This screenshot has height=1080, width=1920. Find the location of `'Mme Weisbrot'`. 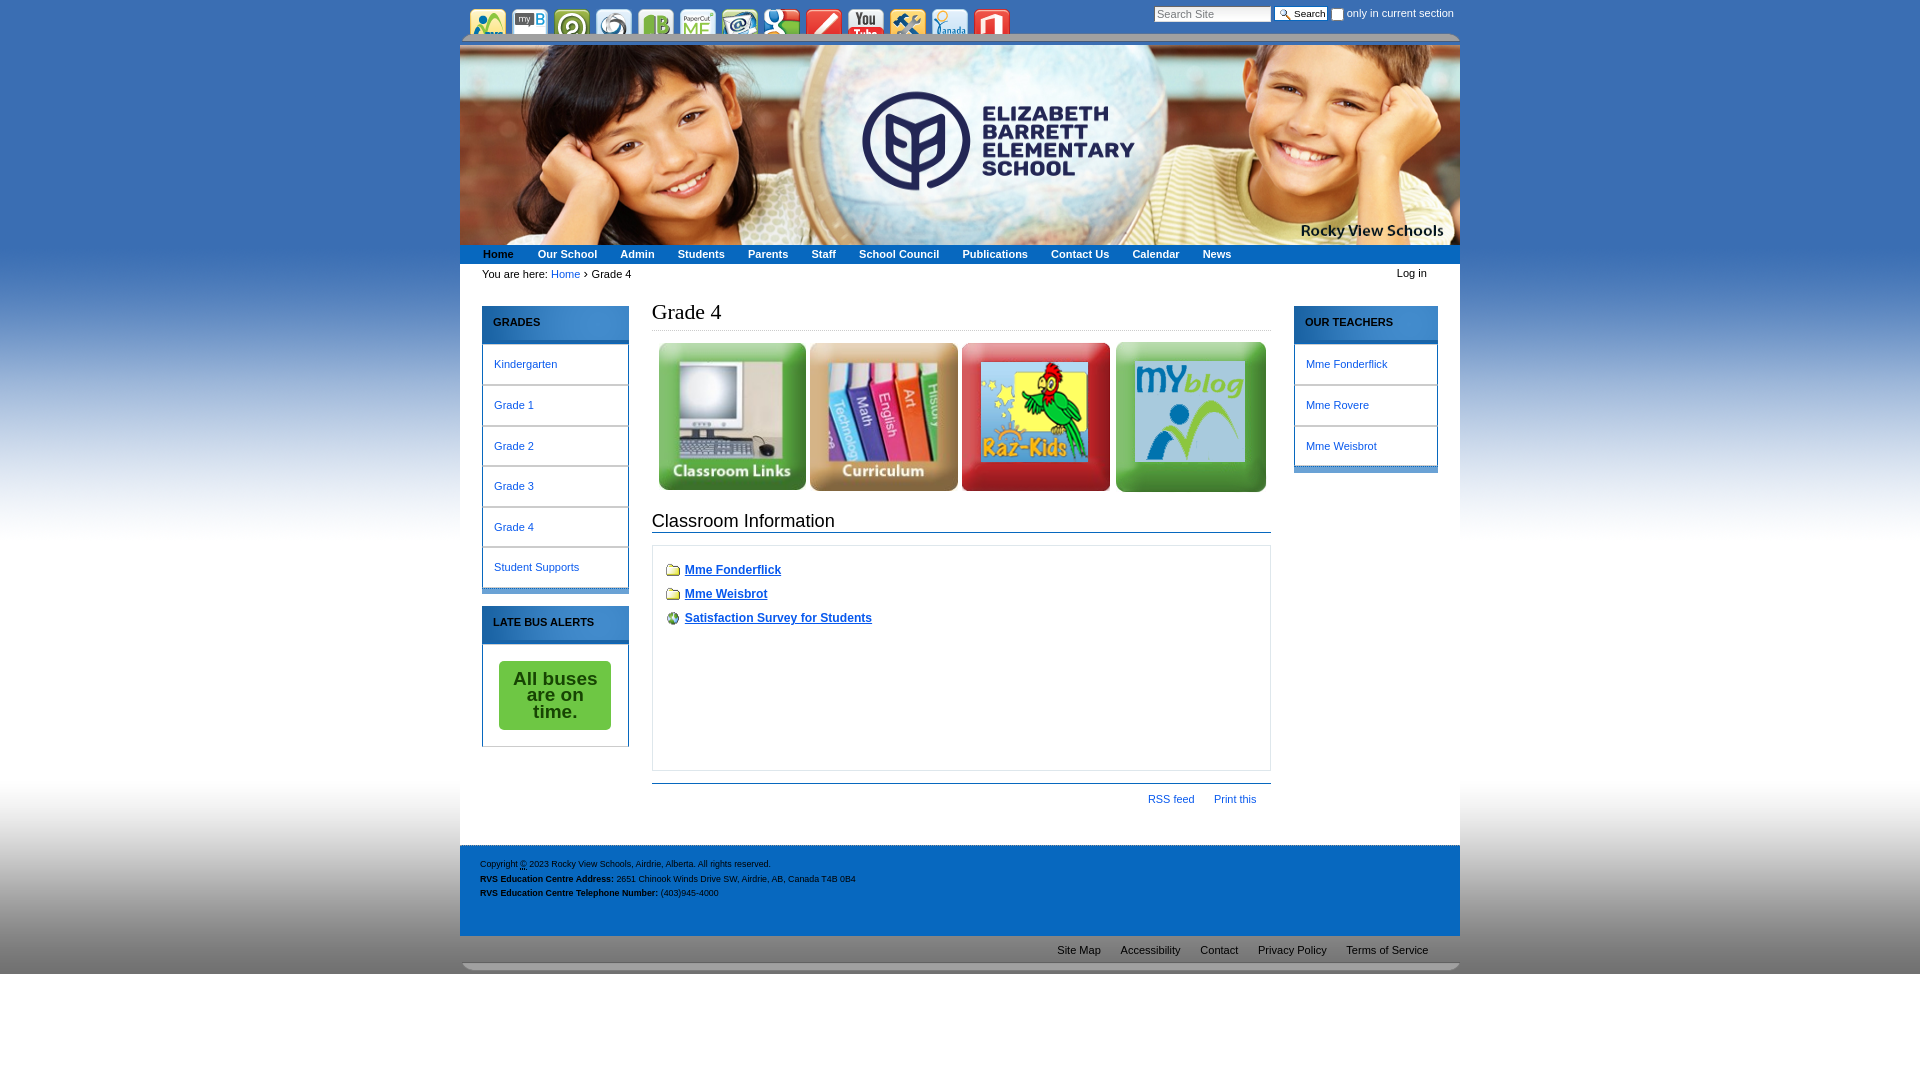

'Mme Weisbrot' is located at coordinates (1365, 445).